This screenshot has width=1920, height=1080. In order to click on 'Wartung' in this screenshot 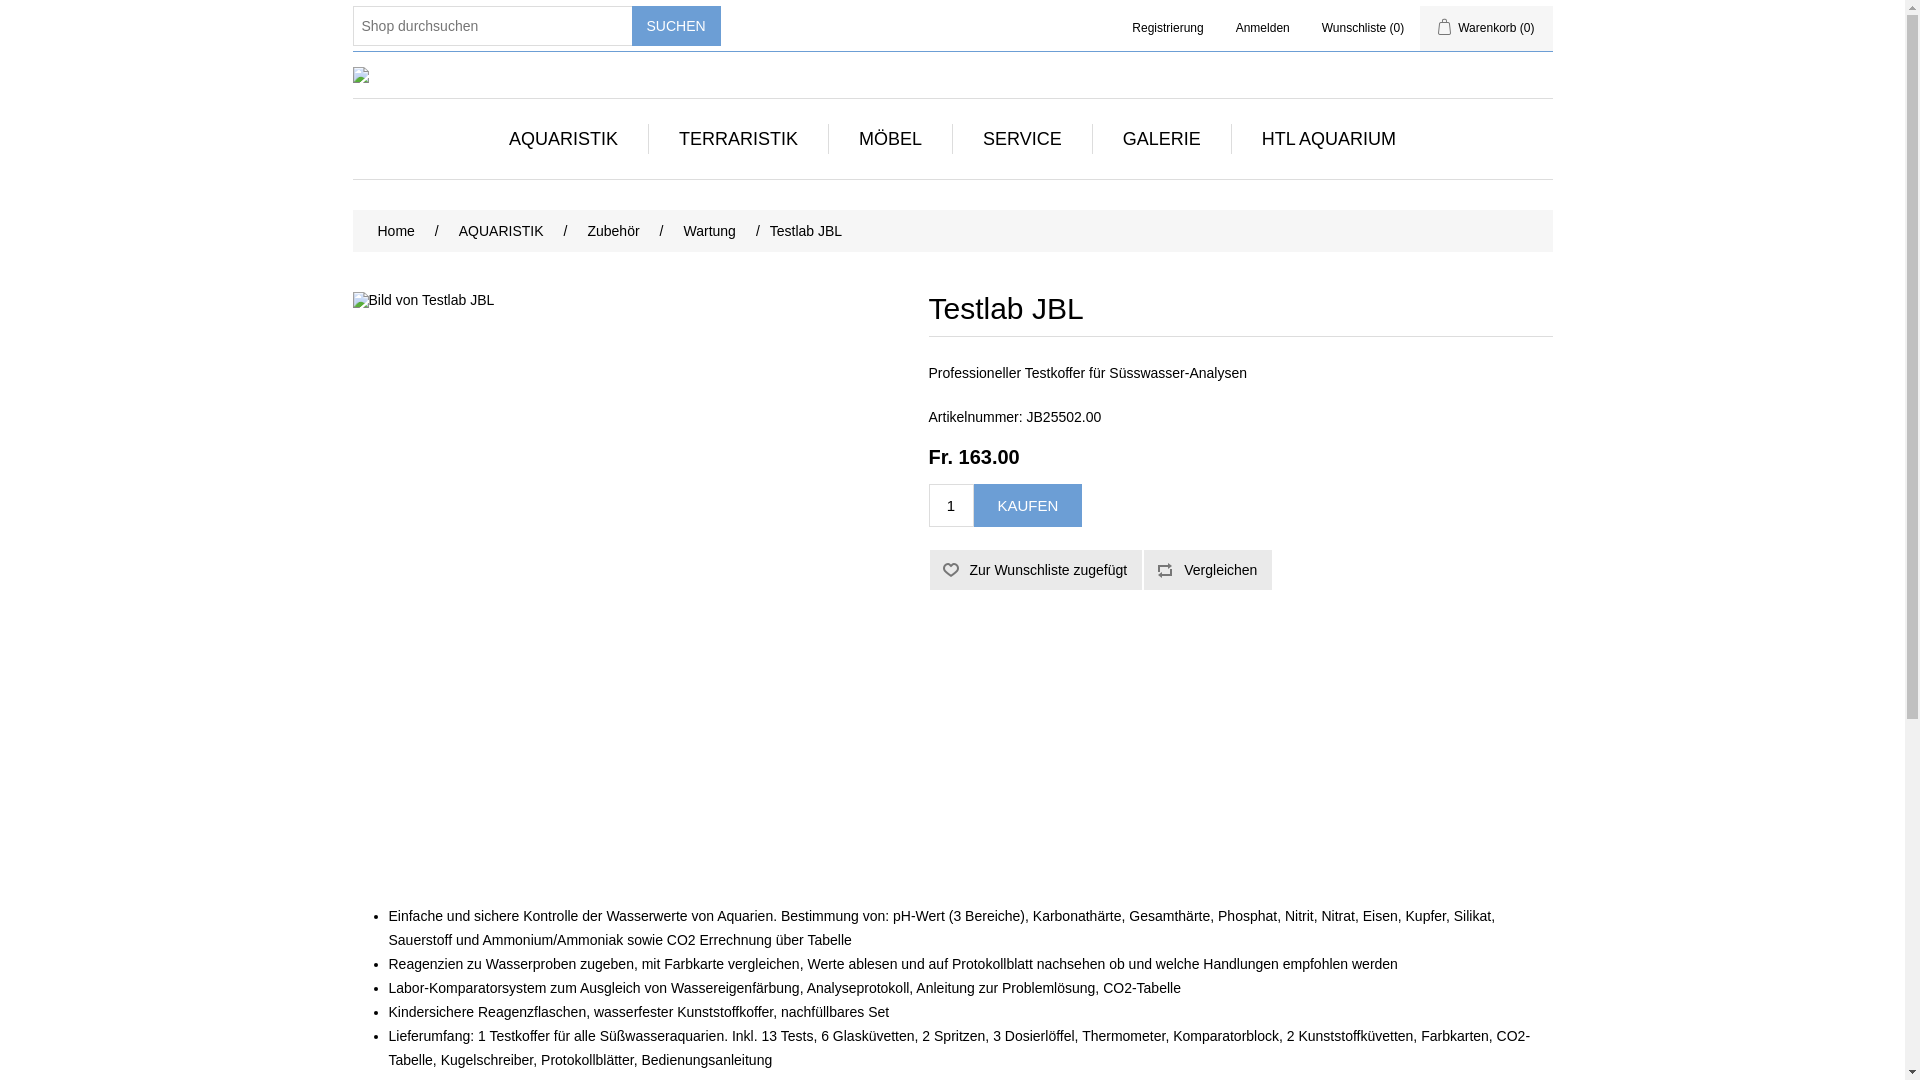, I will do `click(677, 230)`.